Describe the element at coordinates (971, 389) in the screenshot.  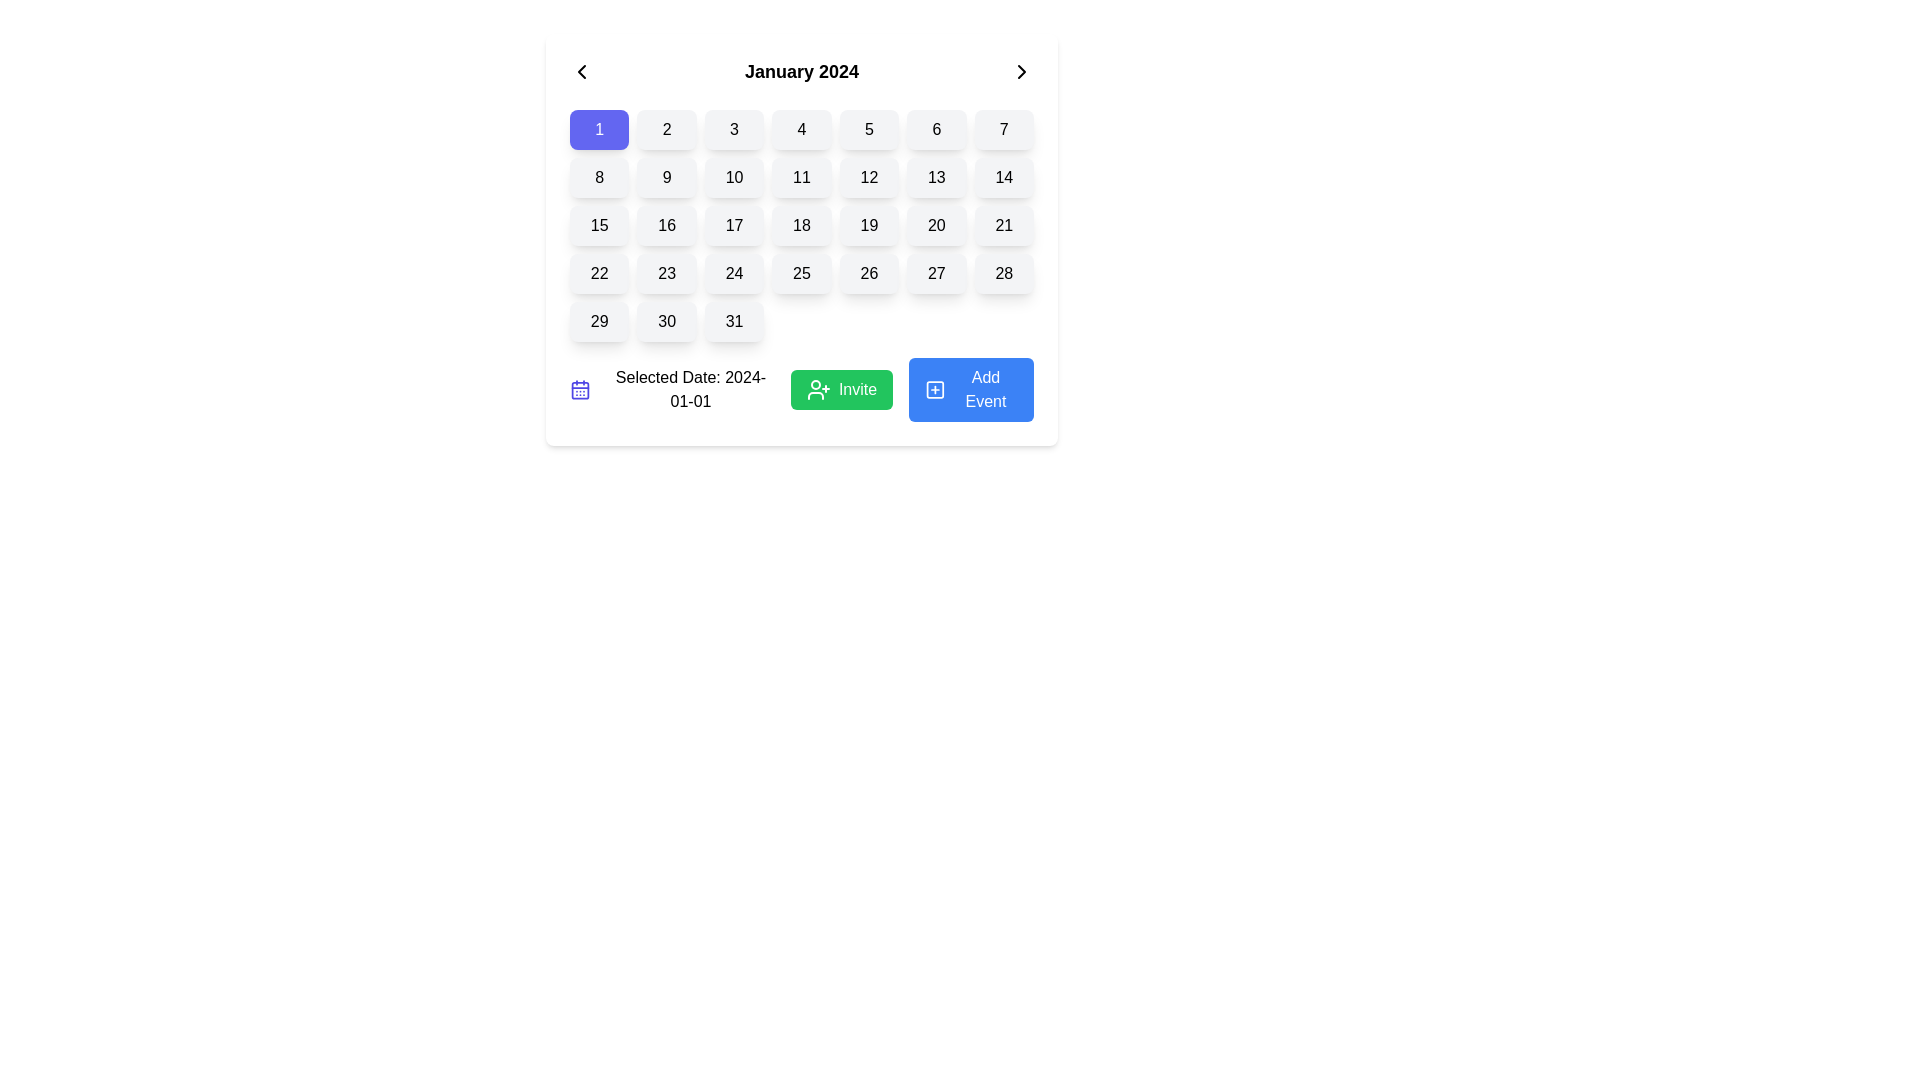
I see `the 'Add Event' button located at the far-right of the row under the calendar interface` at that location.